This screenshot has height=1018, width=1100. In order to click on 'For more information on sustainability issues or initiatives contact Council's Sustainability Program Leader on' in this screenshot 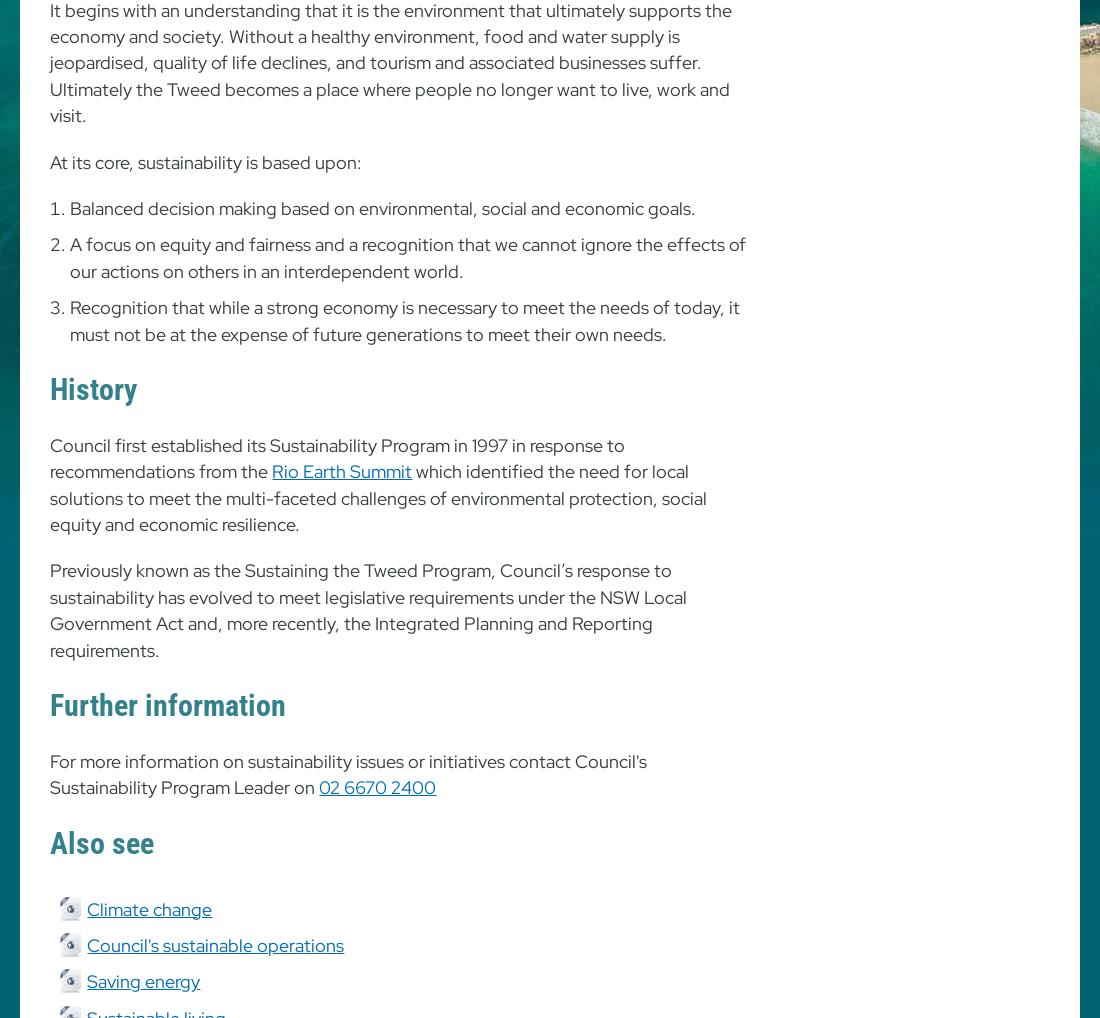, I will do `click(49, 773)`.